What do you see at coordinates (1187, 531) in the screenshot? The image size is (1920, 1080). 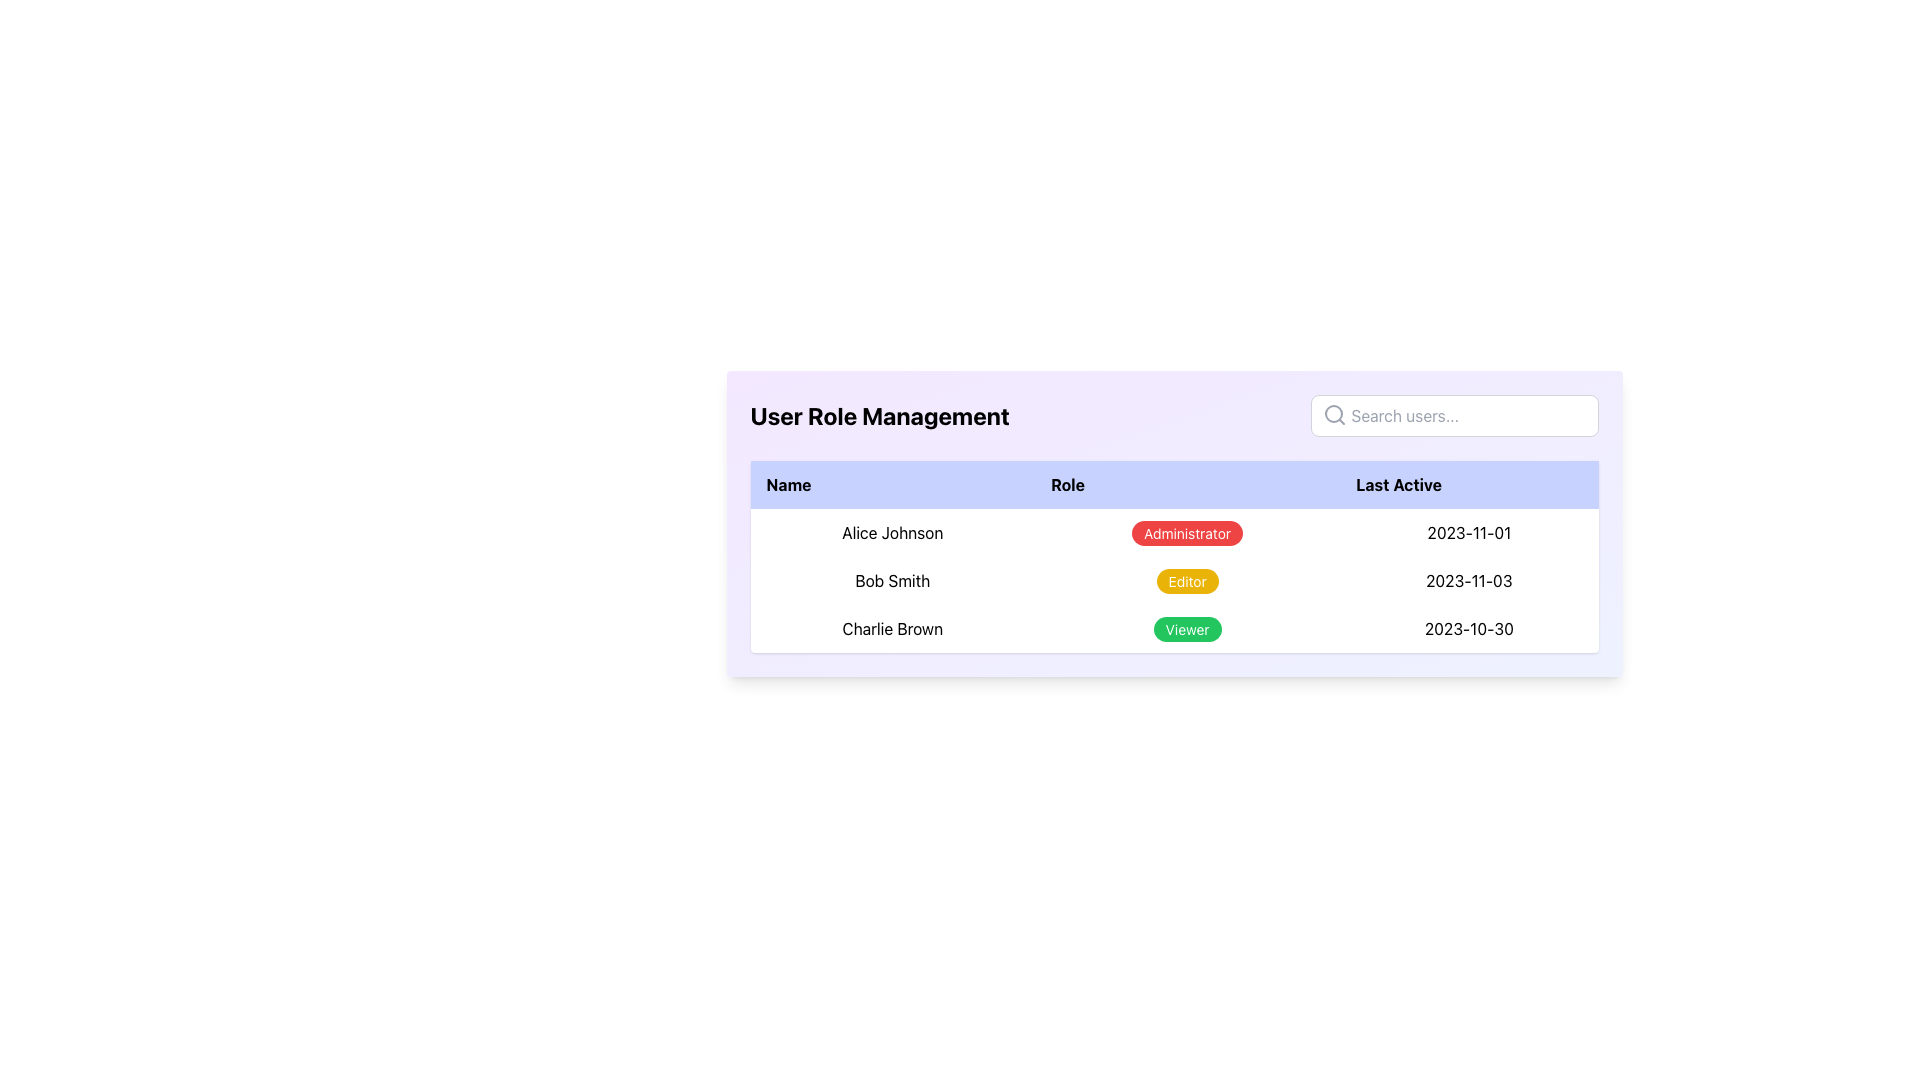 I see `the information represented by the 'Administrator' badge, which is a rounded rectangular badge with a red background and white text located in the 'Role' column of the first row under 'User Role Management'` at bounding box center [1187, 531].